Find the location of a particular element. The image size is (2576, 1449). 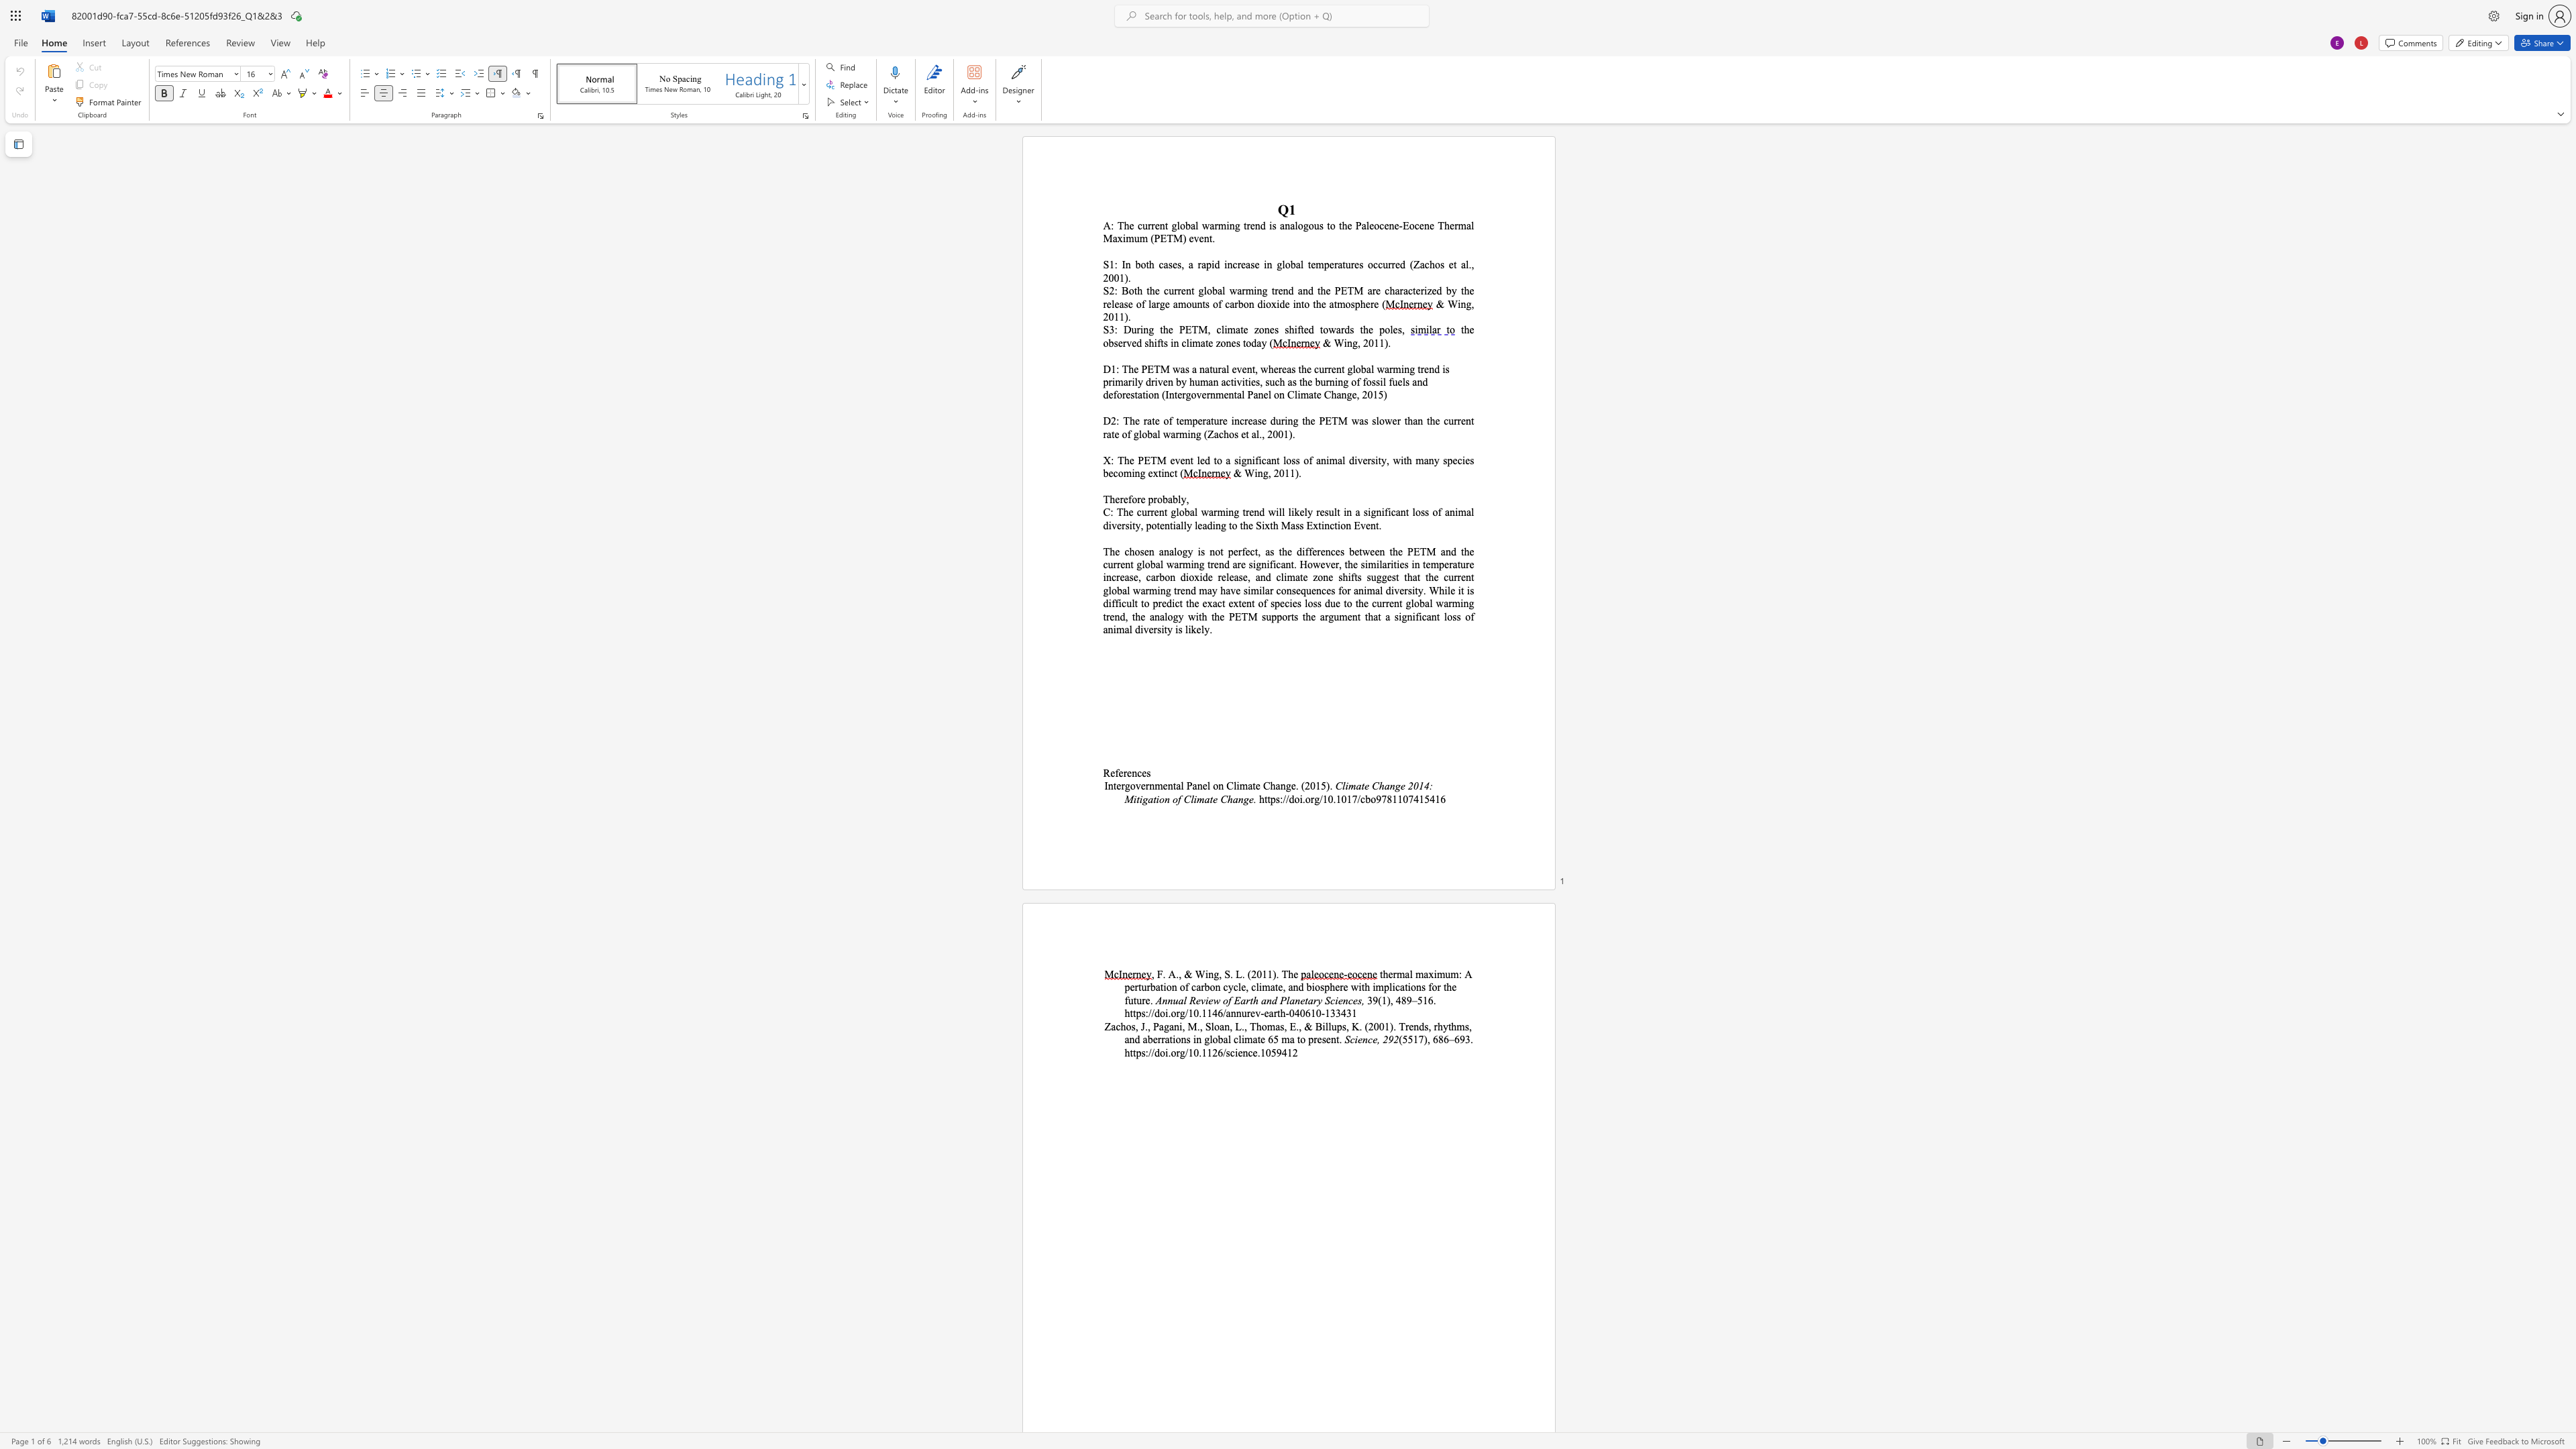

the subset text "itigation of Climate Chan" within the text "Climate Change 2014: Mitigation of Climate Change." is located at coordinates (1132, 798).